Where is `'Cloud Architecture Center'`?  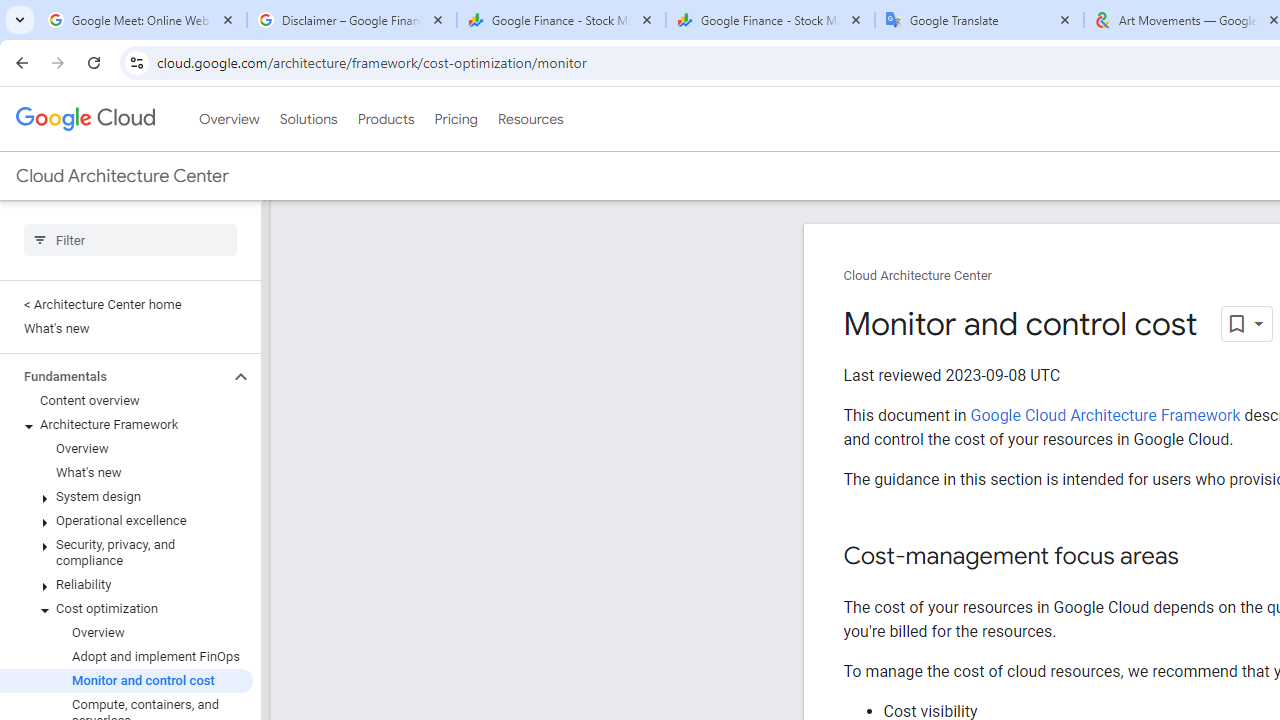
'Cloud Architecture Center' is located at coordinates (916, 276).